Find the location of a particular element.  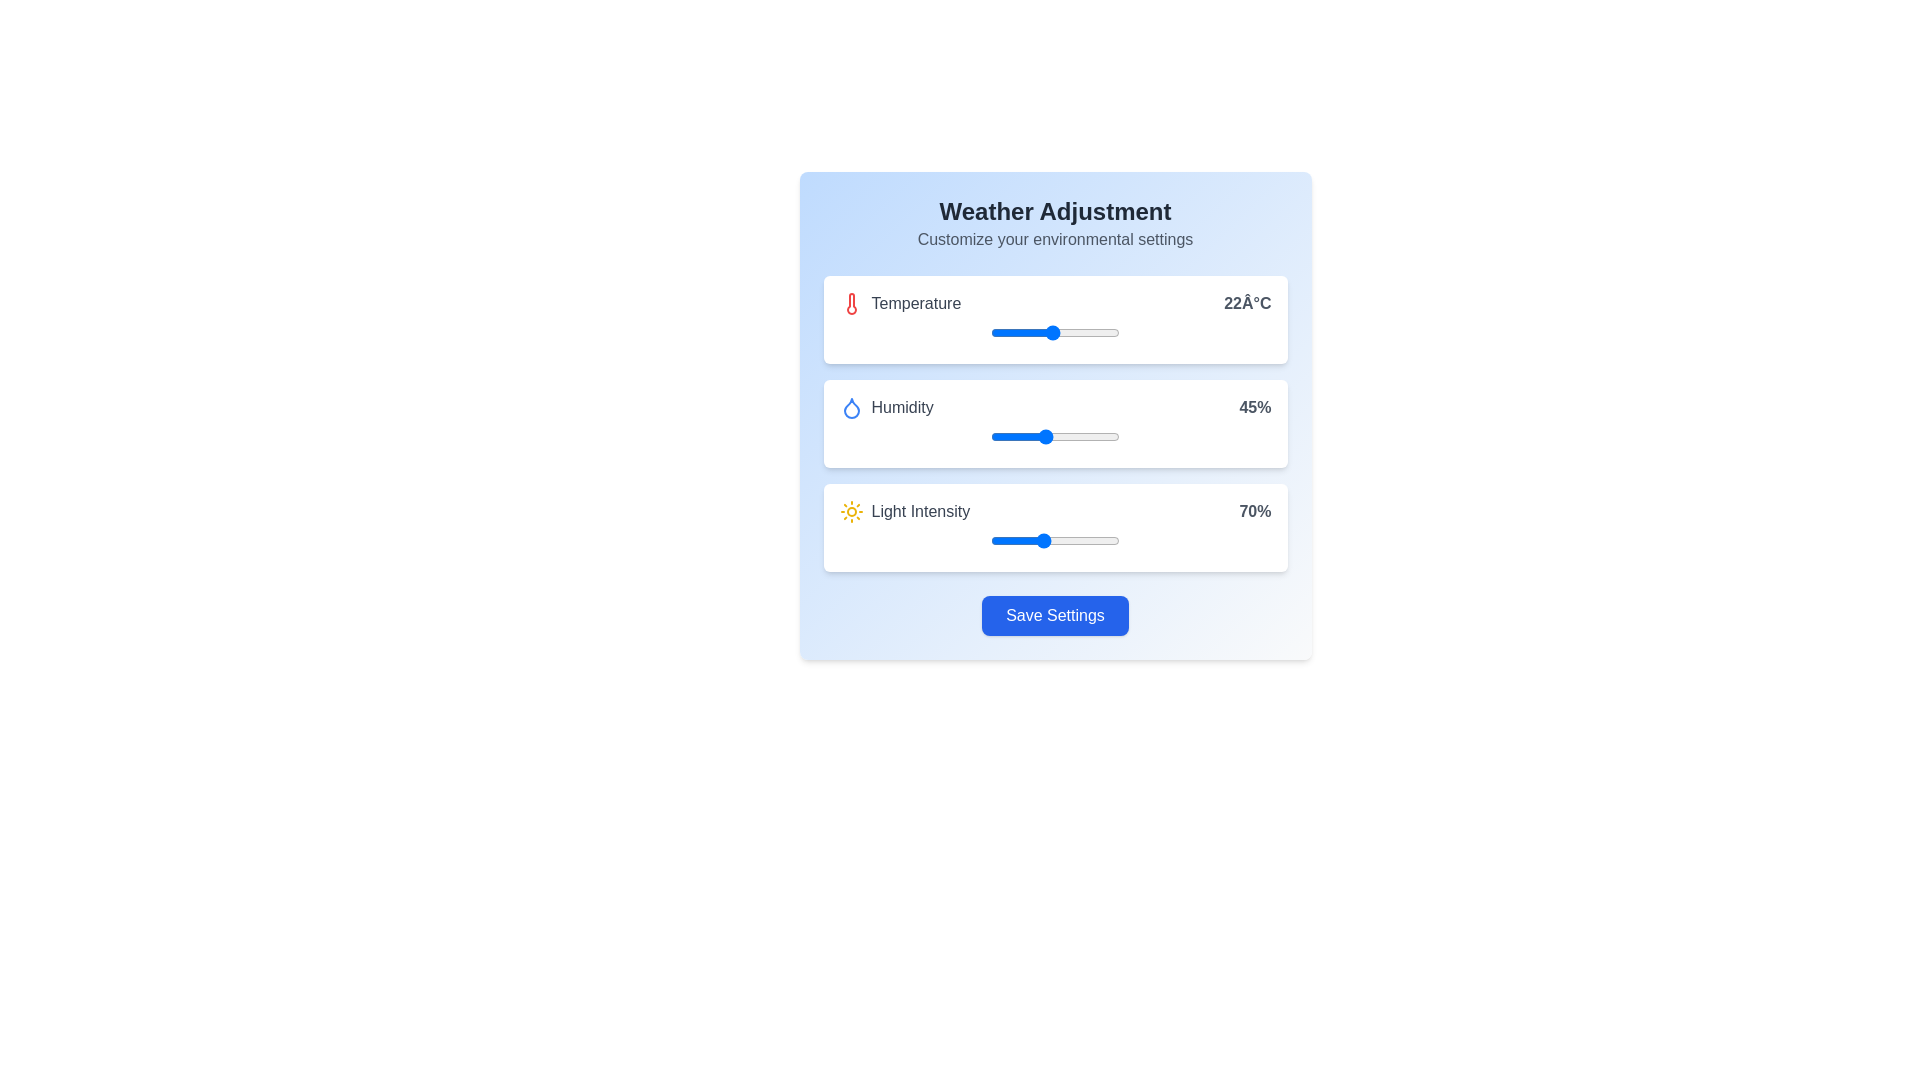

the text display showing '70%' in a gray font, located to the far right of the Light Intensity control section, adjacent to the slider is located at coordinates (1254, 511).